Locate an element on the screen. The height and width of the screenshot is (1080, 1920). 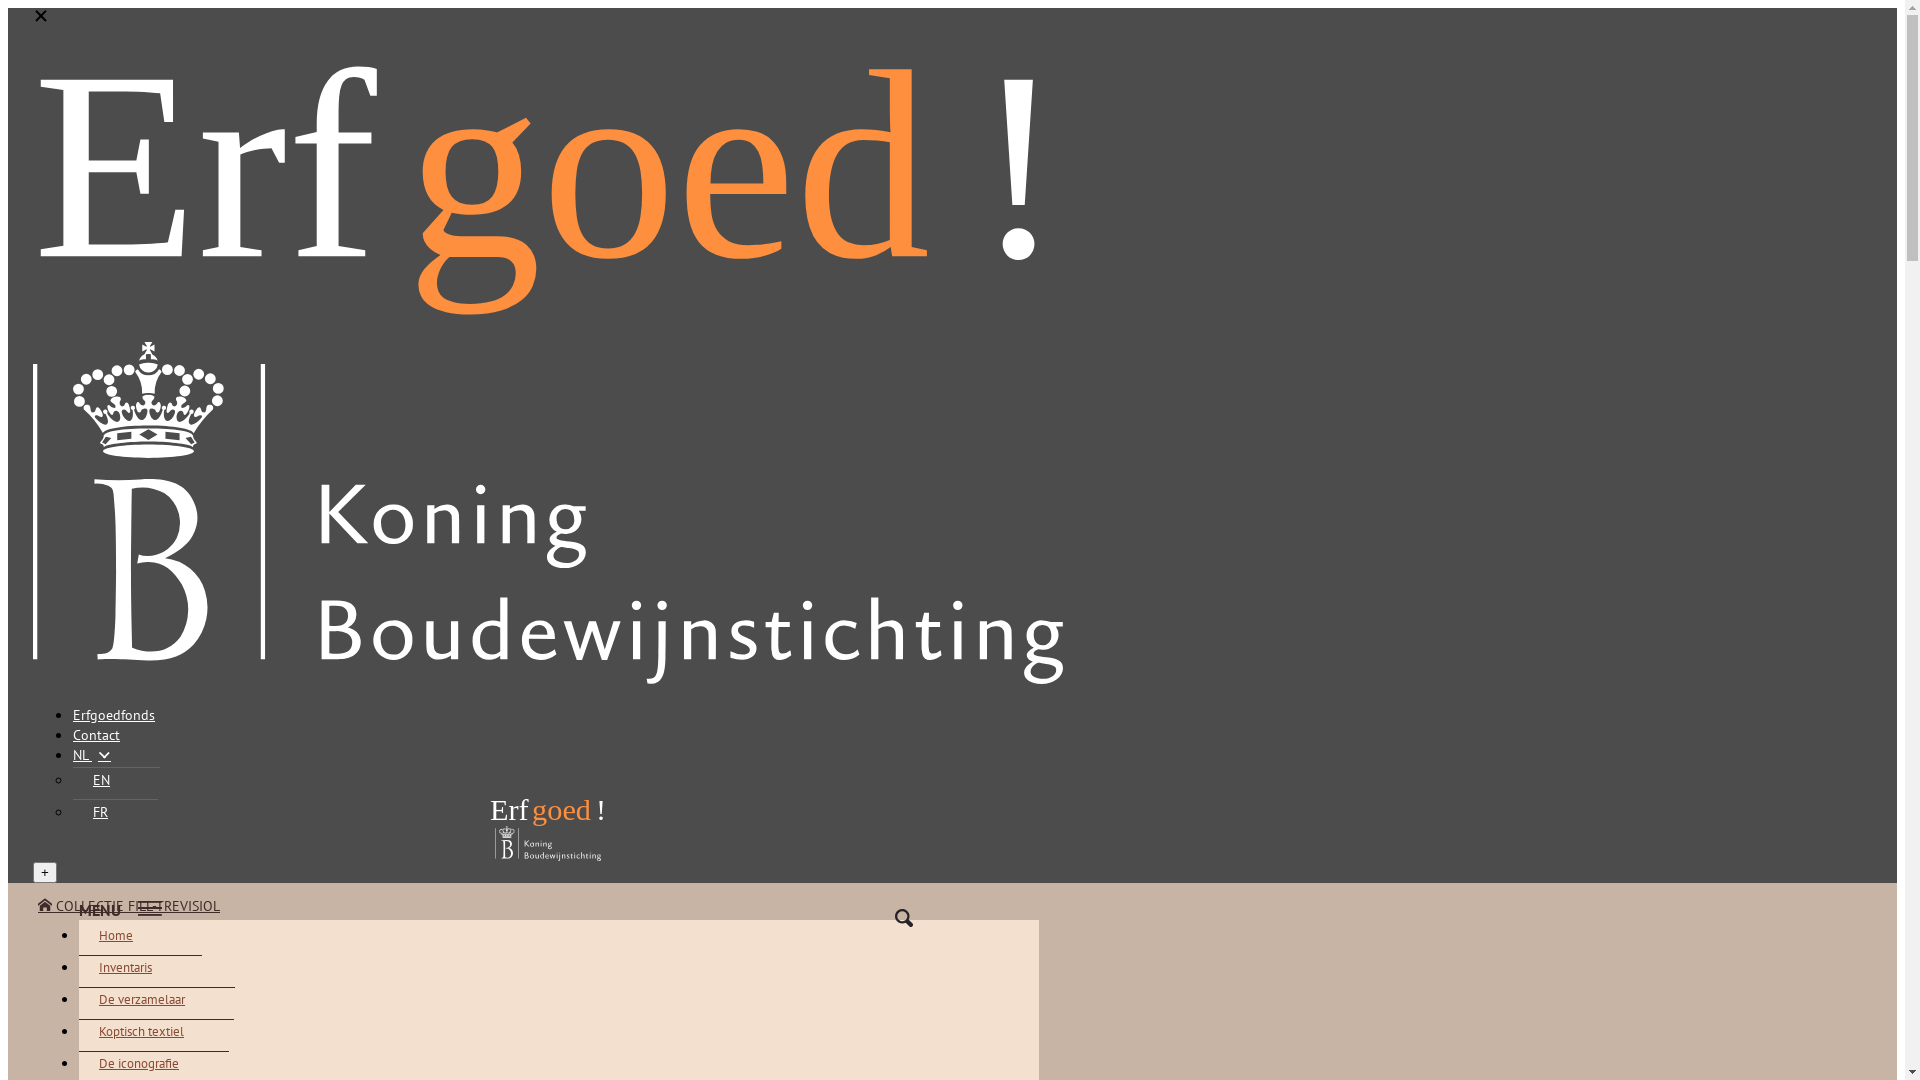
'Home' is located at coordinates (129, 935).